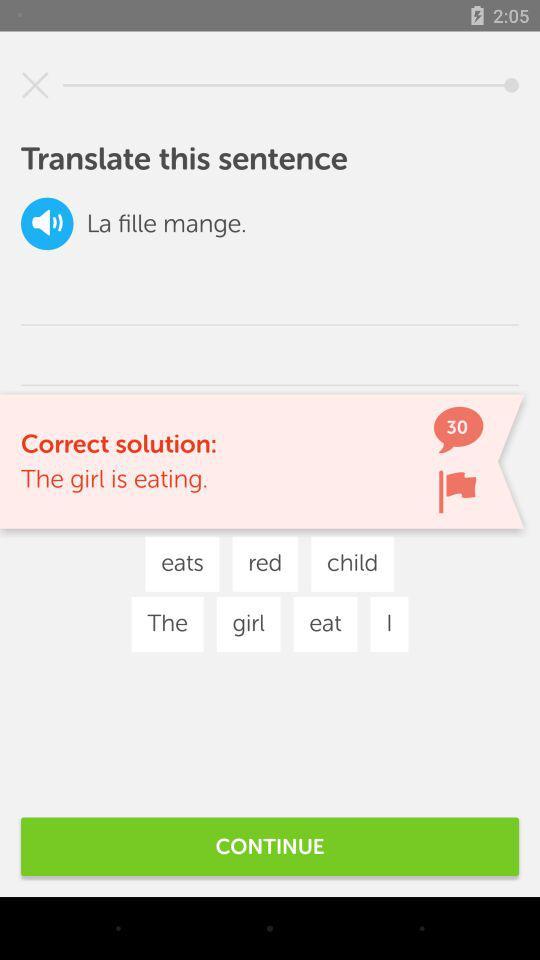  Describe the element at coordinates (457, 490) in the screenshot. I see `flag solution` at that location.